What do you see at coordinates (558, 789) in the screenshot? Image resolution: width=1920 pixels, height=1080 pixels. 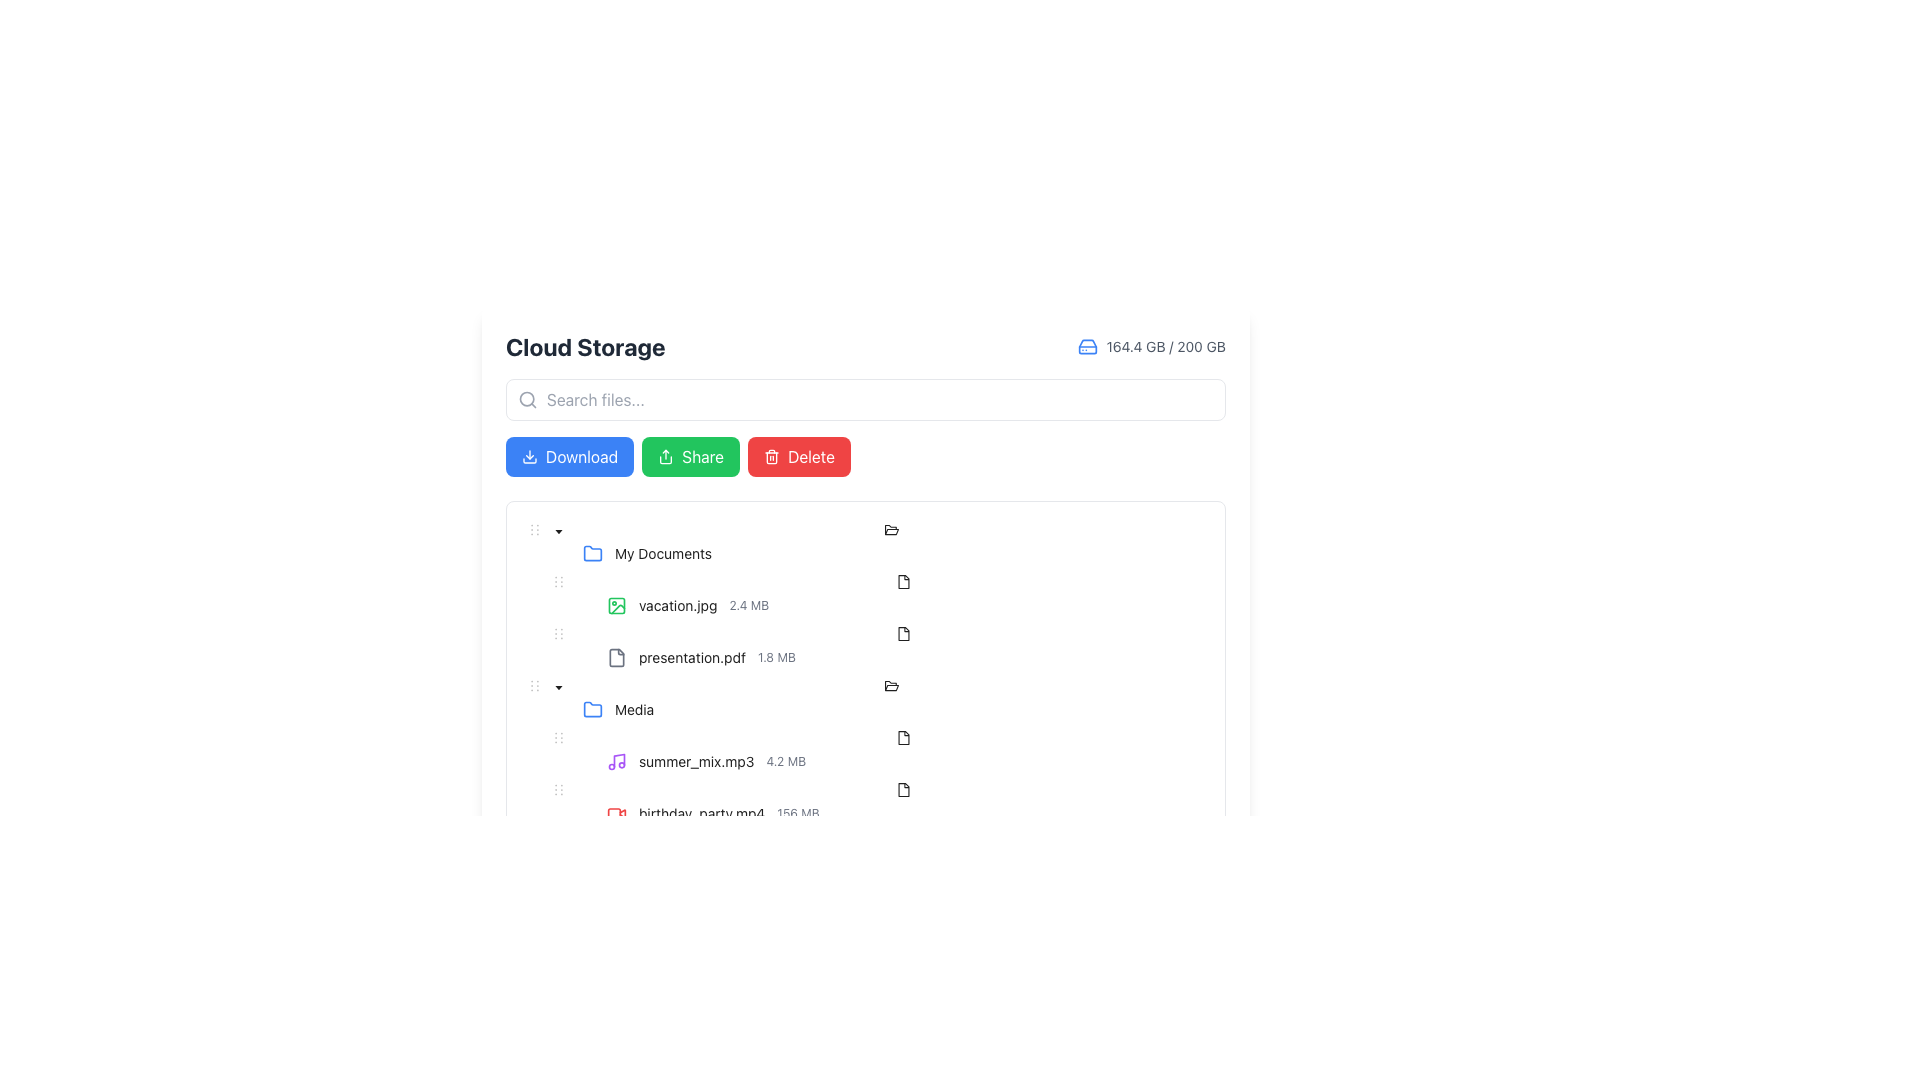 I see `the draggable handle icon represented by a vertical stack of three dots located within the row labeled 'birthday_party.mp4156 MB'` at bounding box center [558, 789].